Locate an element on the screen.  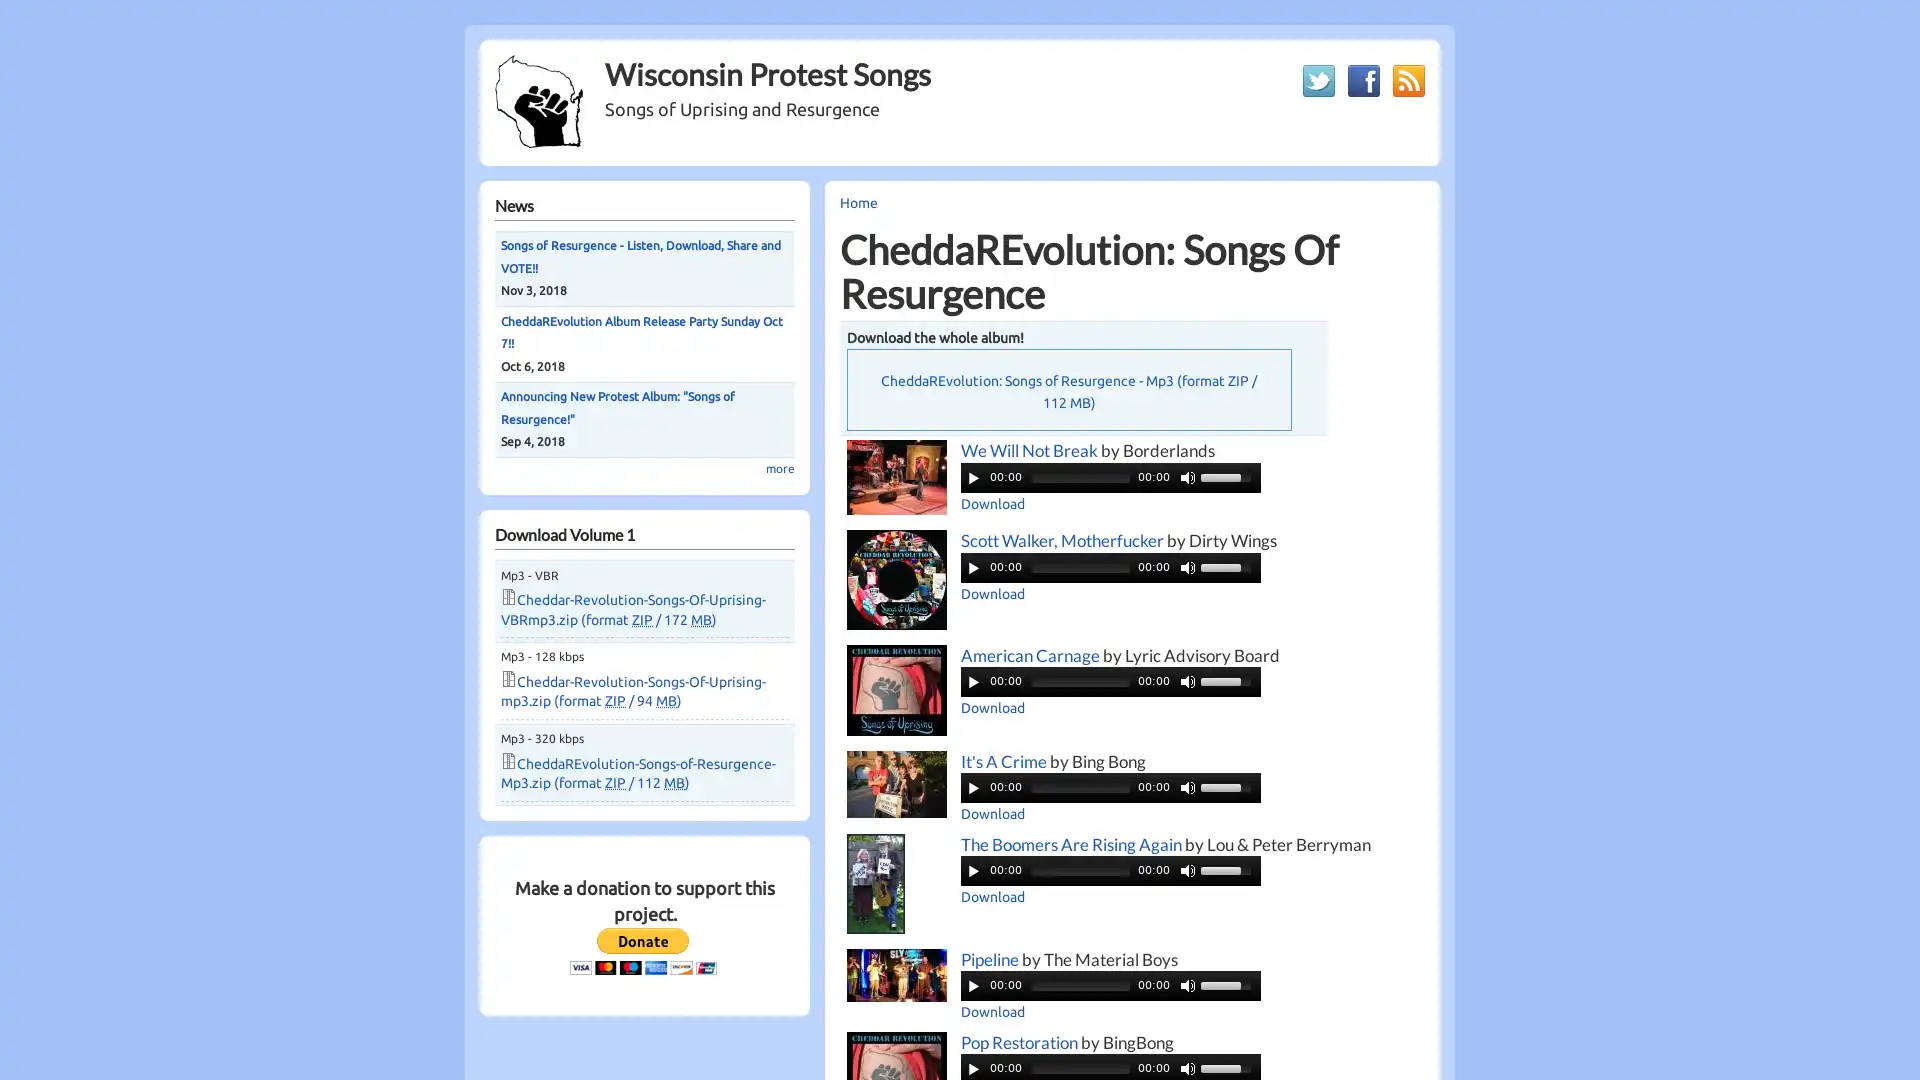
PayPal - The safer, easier way to pay online! is located at coordinates (642, 950).